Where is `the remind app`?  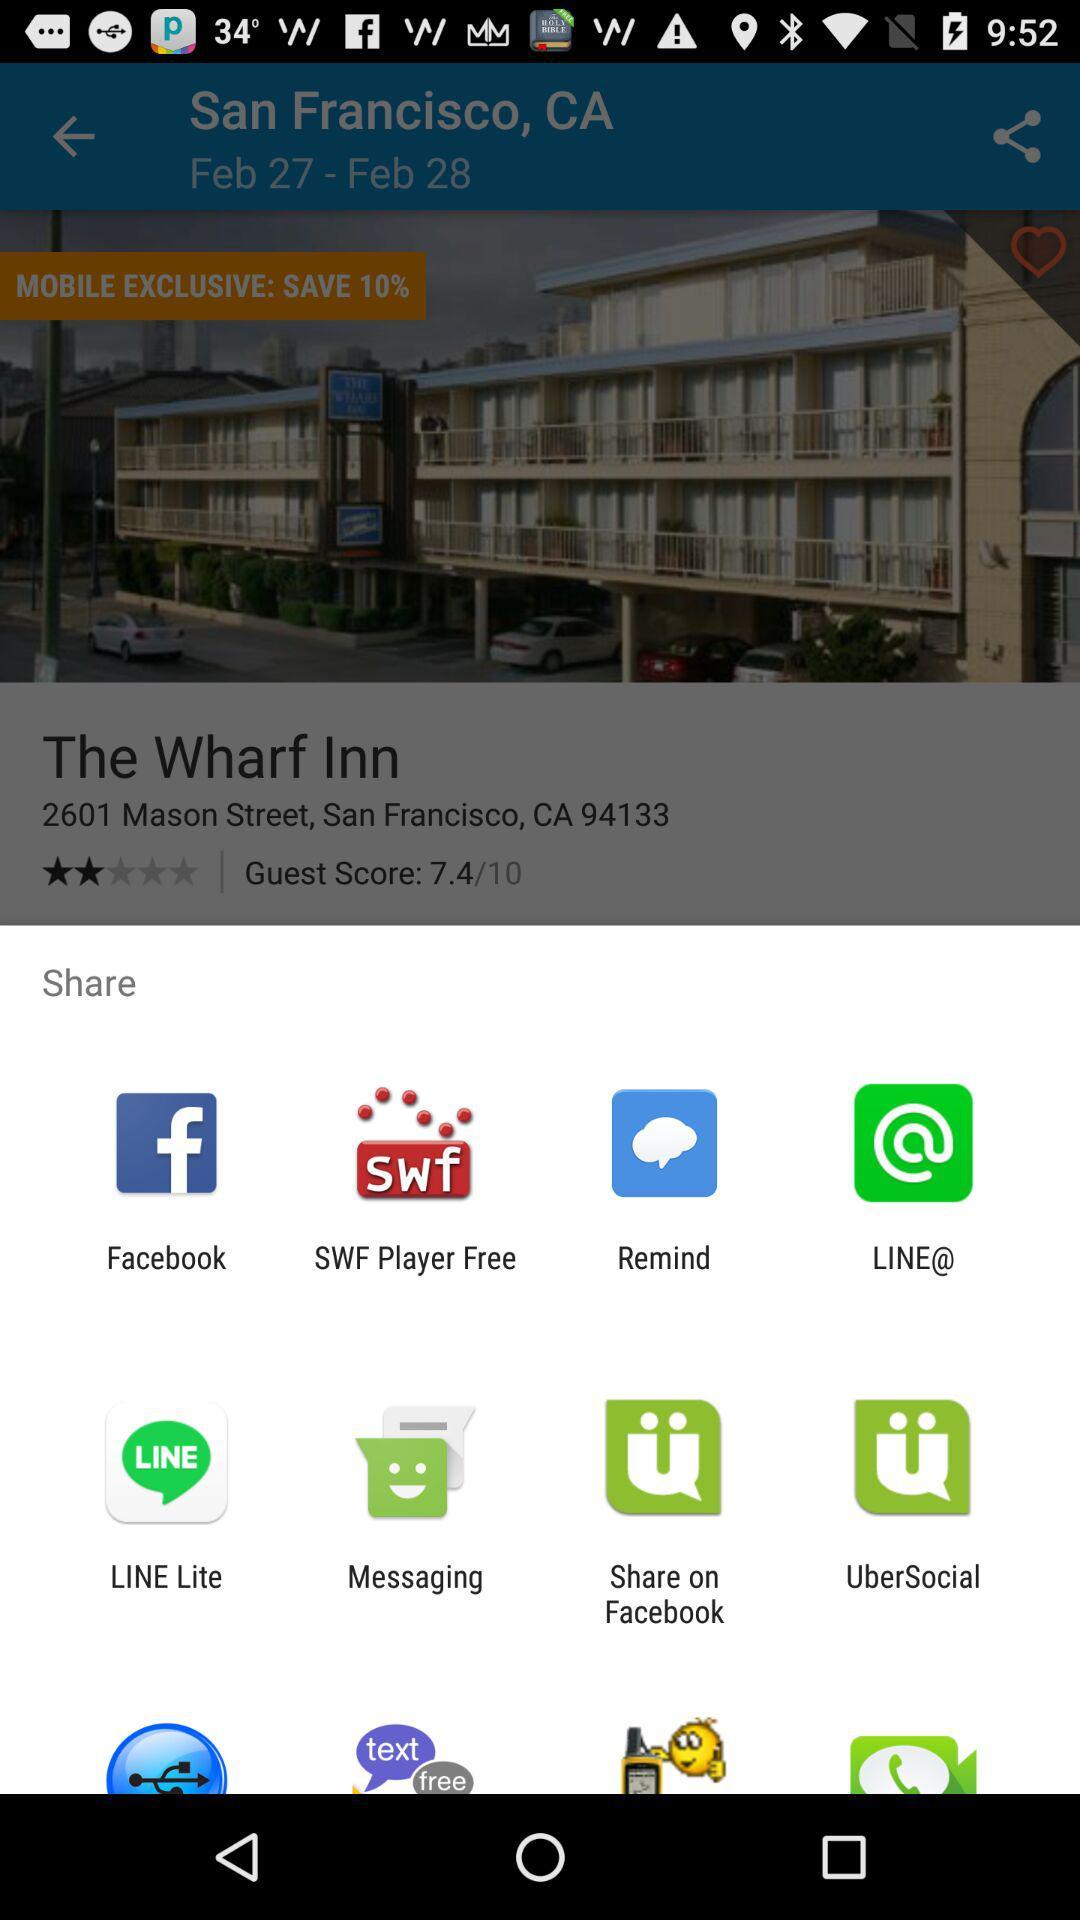
the remind app is located at coordinates (664, 1274).